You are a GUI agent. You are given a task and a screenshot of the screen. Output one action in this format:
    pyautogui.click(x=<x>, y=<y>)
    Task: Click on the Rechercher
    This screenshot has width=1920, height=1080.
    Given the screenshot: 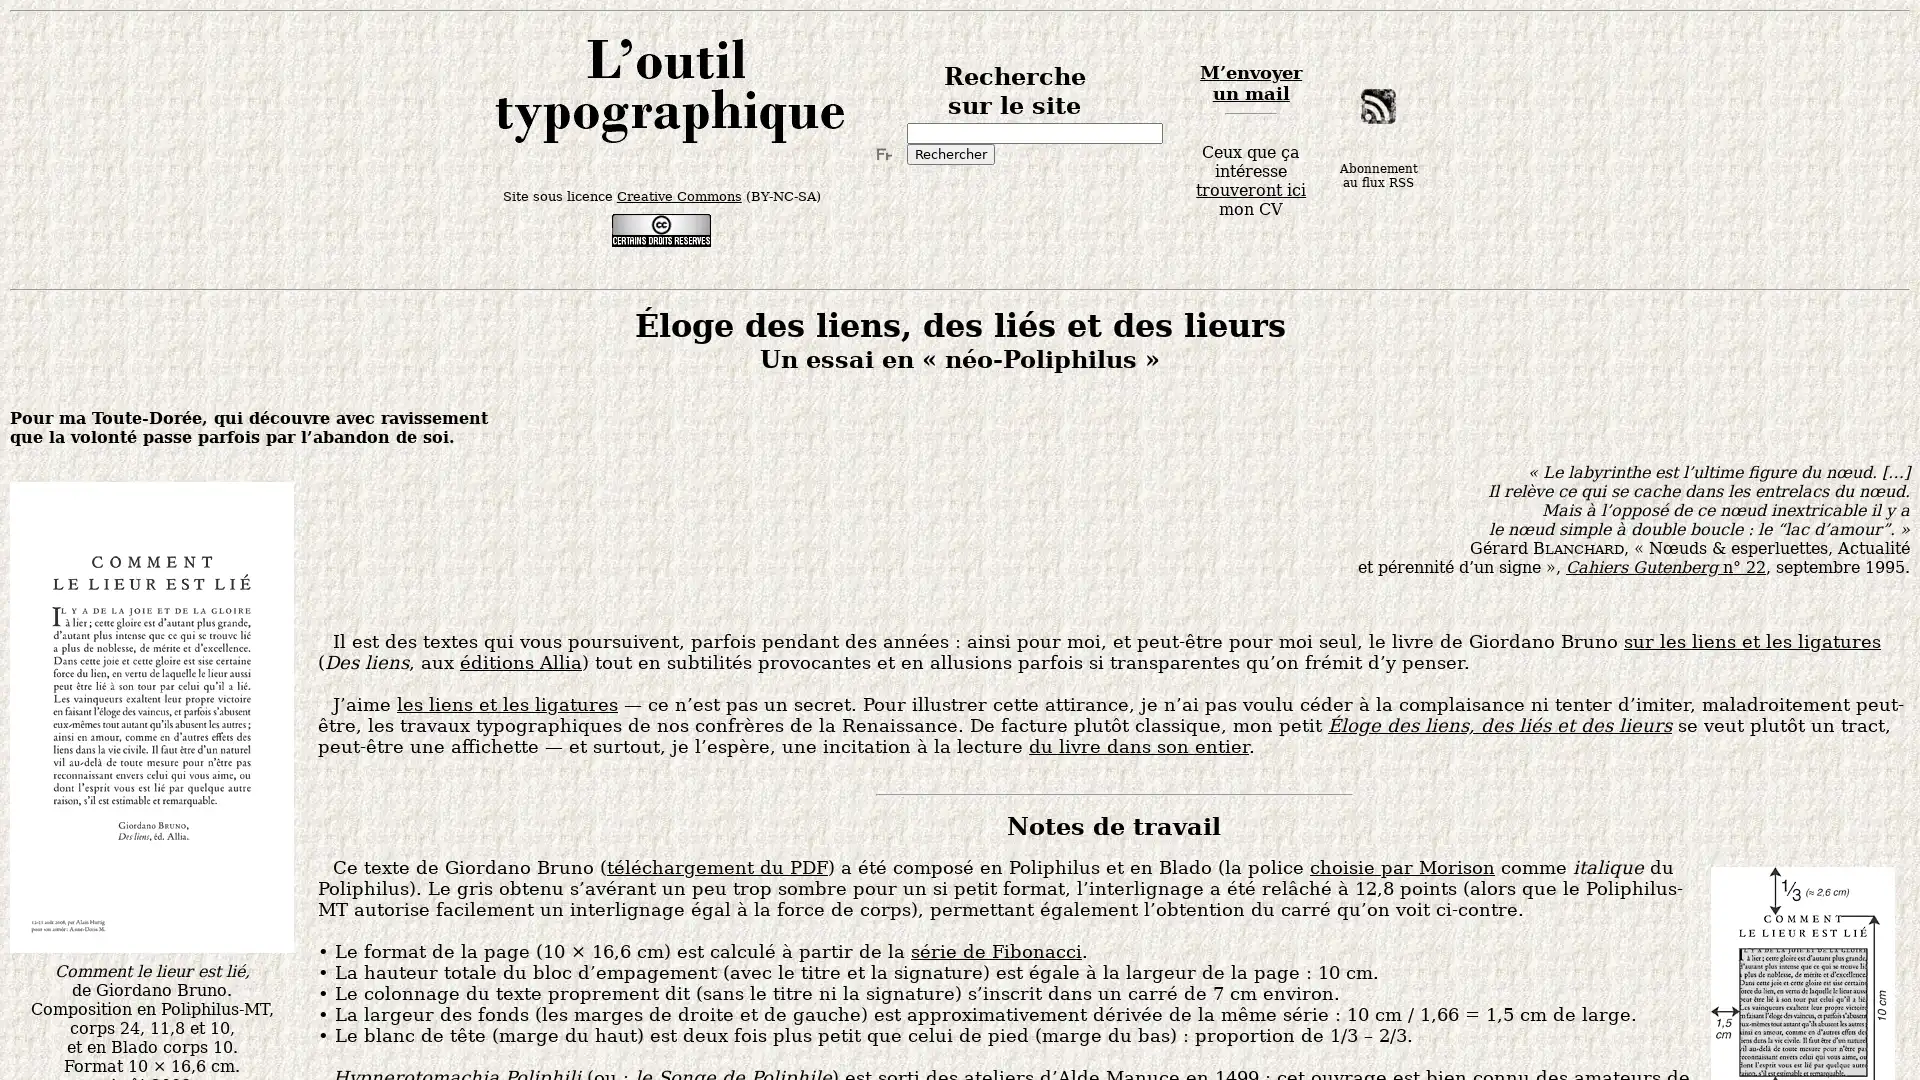 What is the action you would take?
    pyautogui.click(x=949, y=153)
    